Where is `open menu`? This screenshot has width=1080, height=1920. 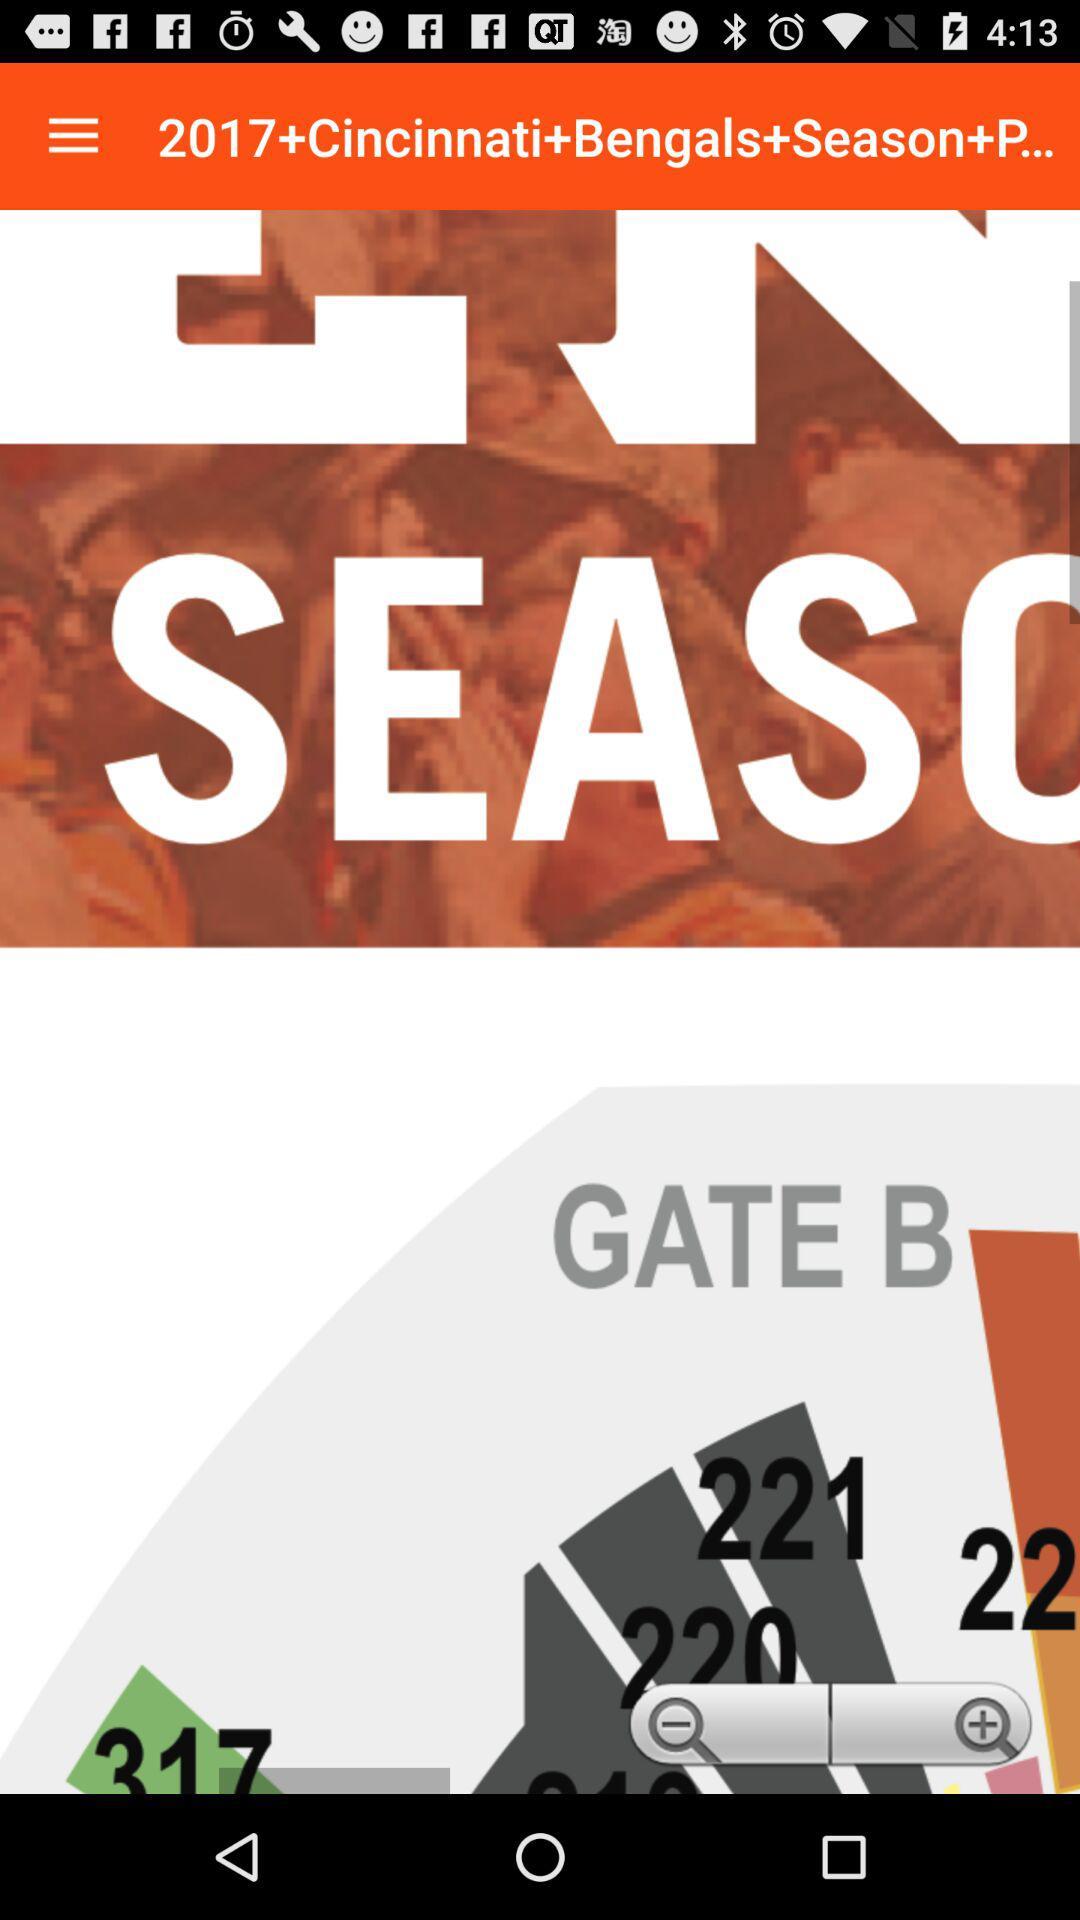
open menu is located at coordinates (72, 135).